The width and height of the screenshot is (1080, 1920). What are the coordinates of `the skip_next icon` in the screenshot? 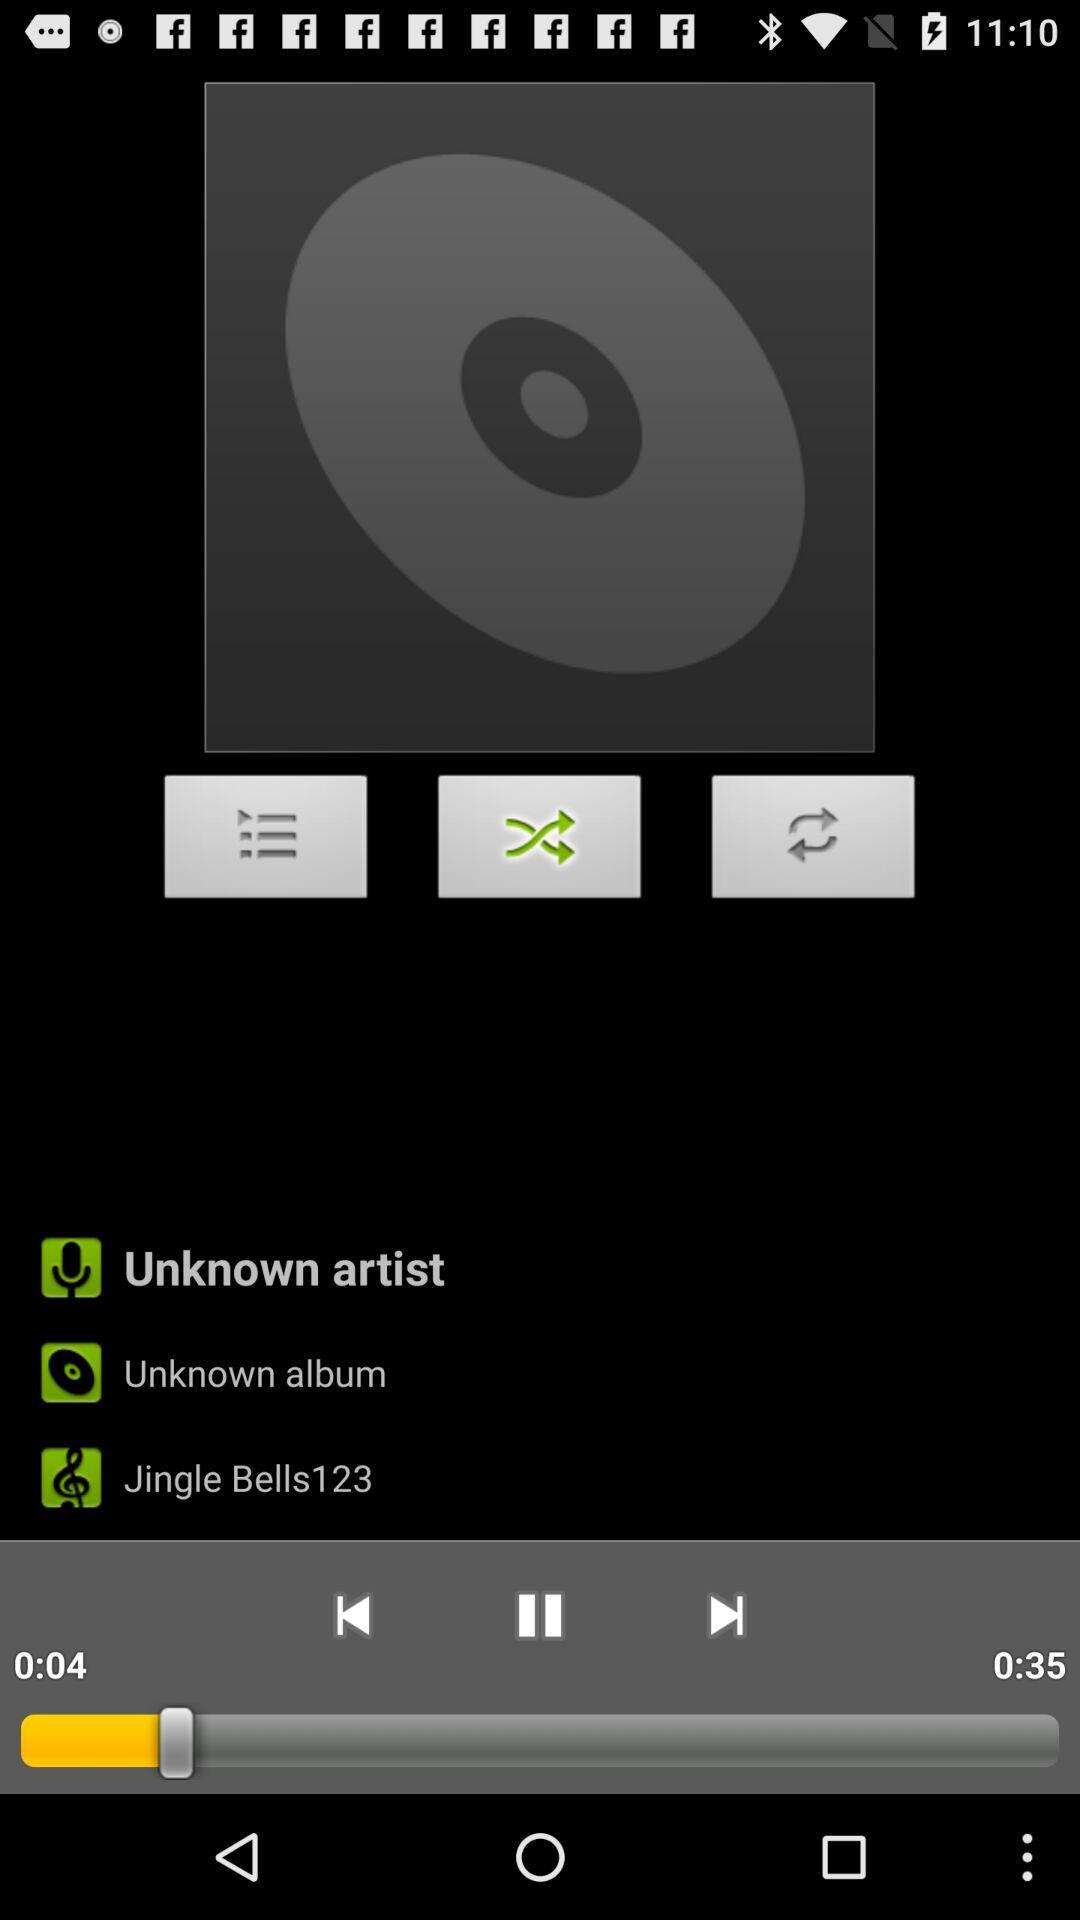 It's located at (726, 1727).